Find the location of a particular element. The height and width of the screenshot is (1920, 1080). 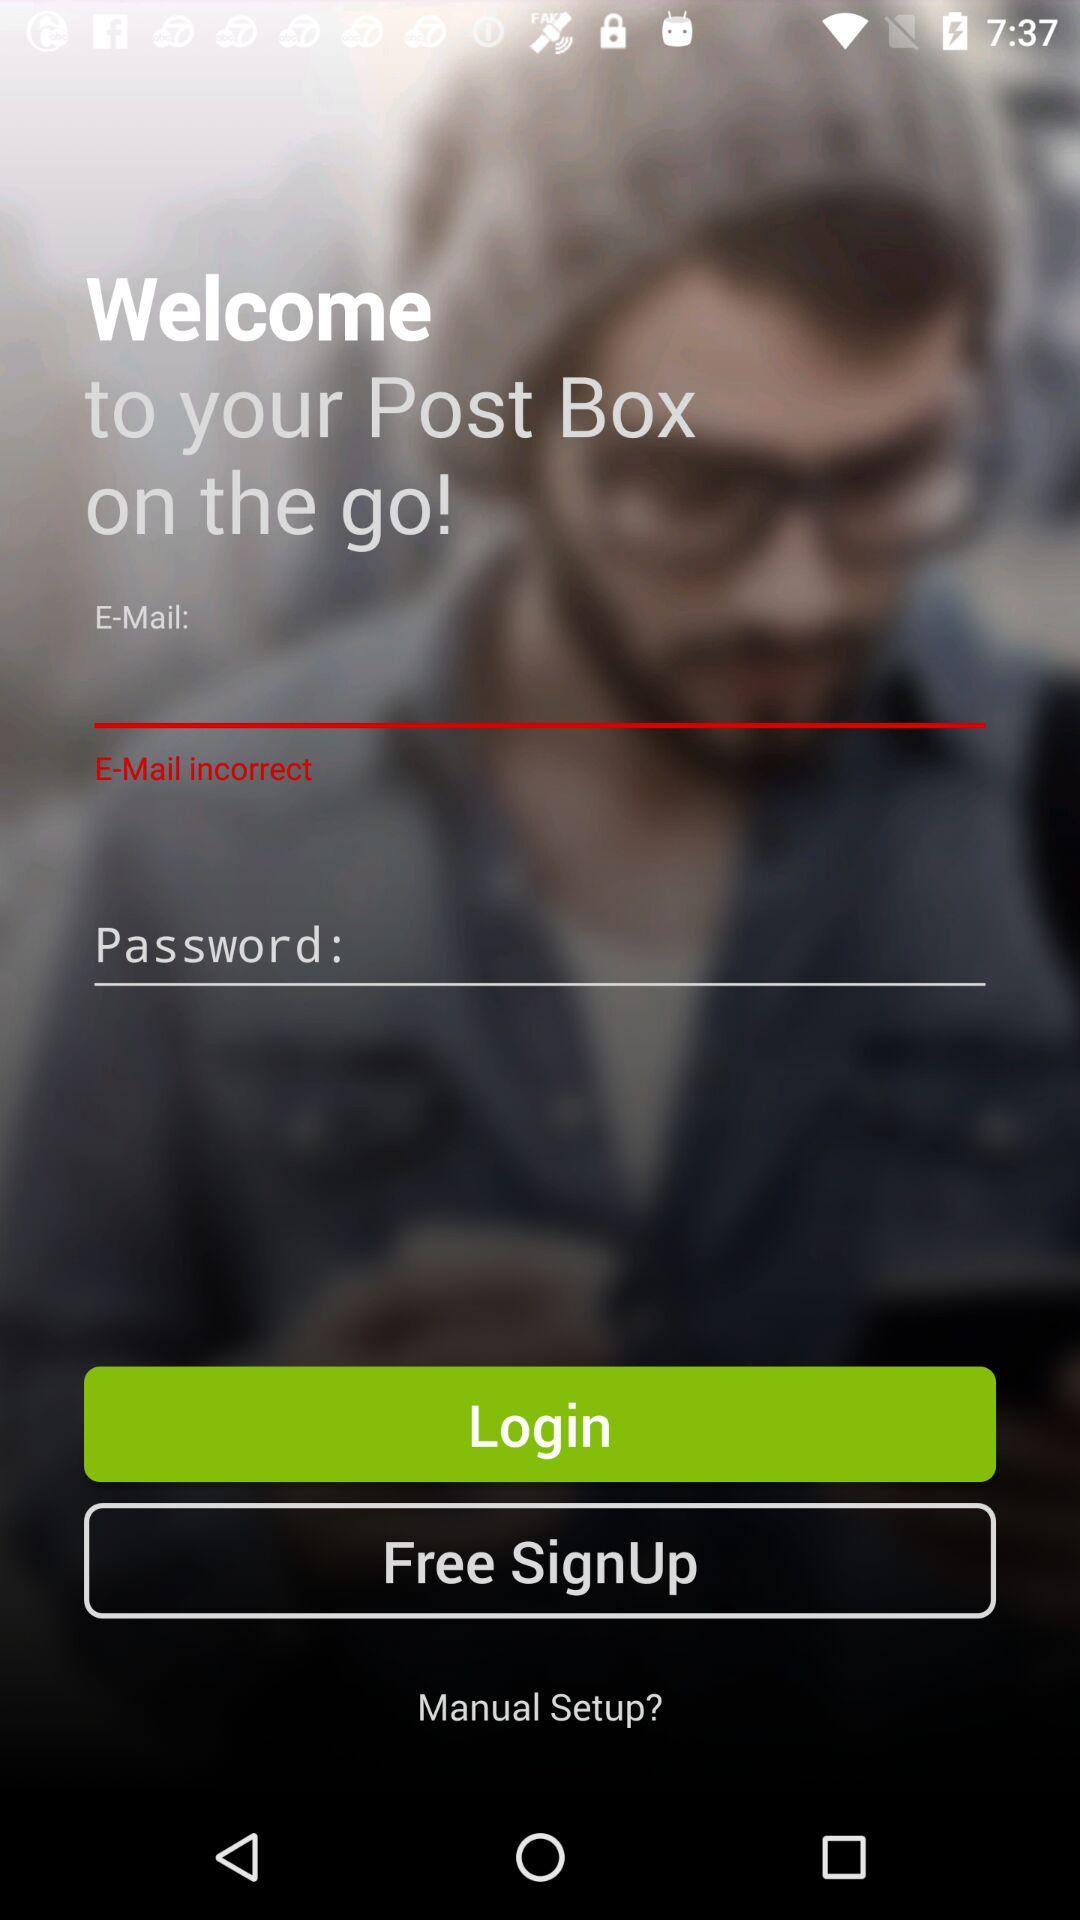

item above e-mail incorrect app is located at coordinates (540, 686).